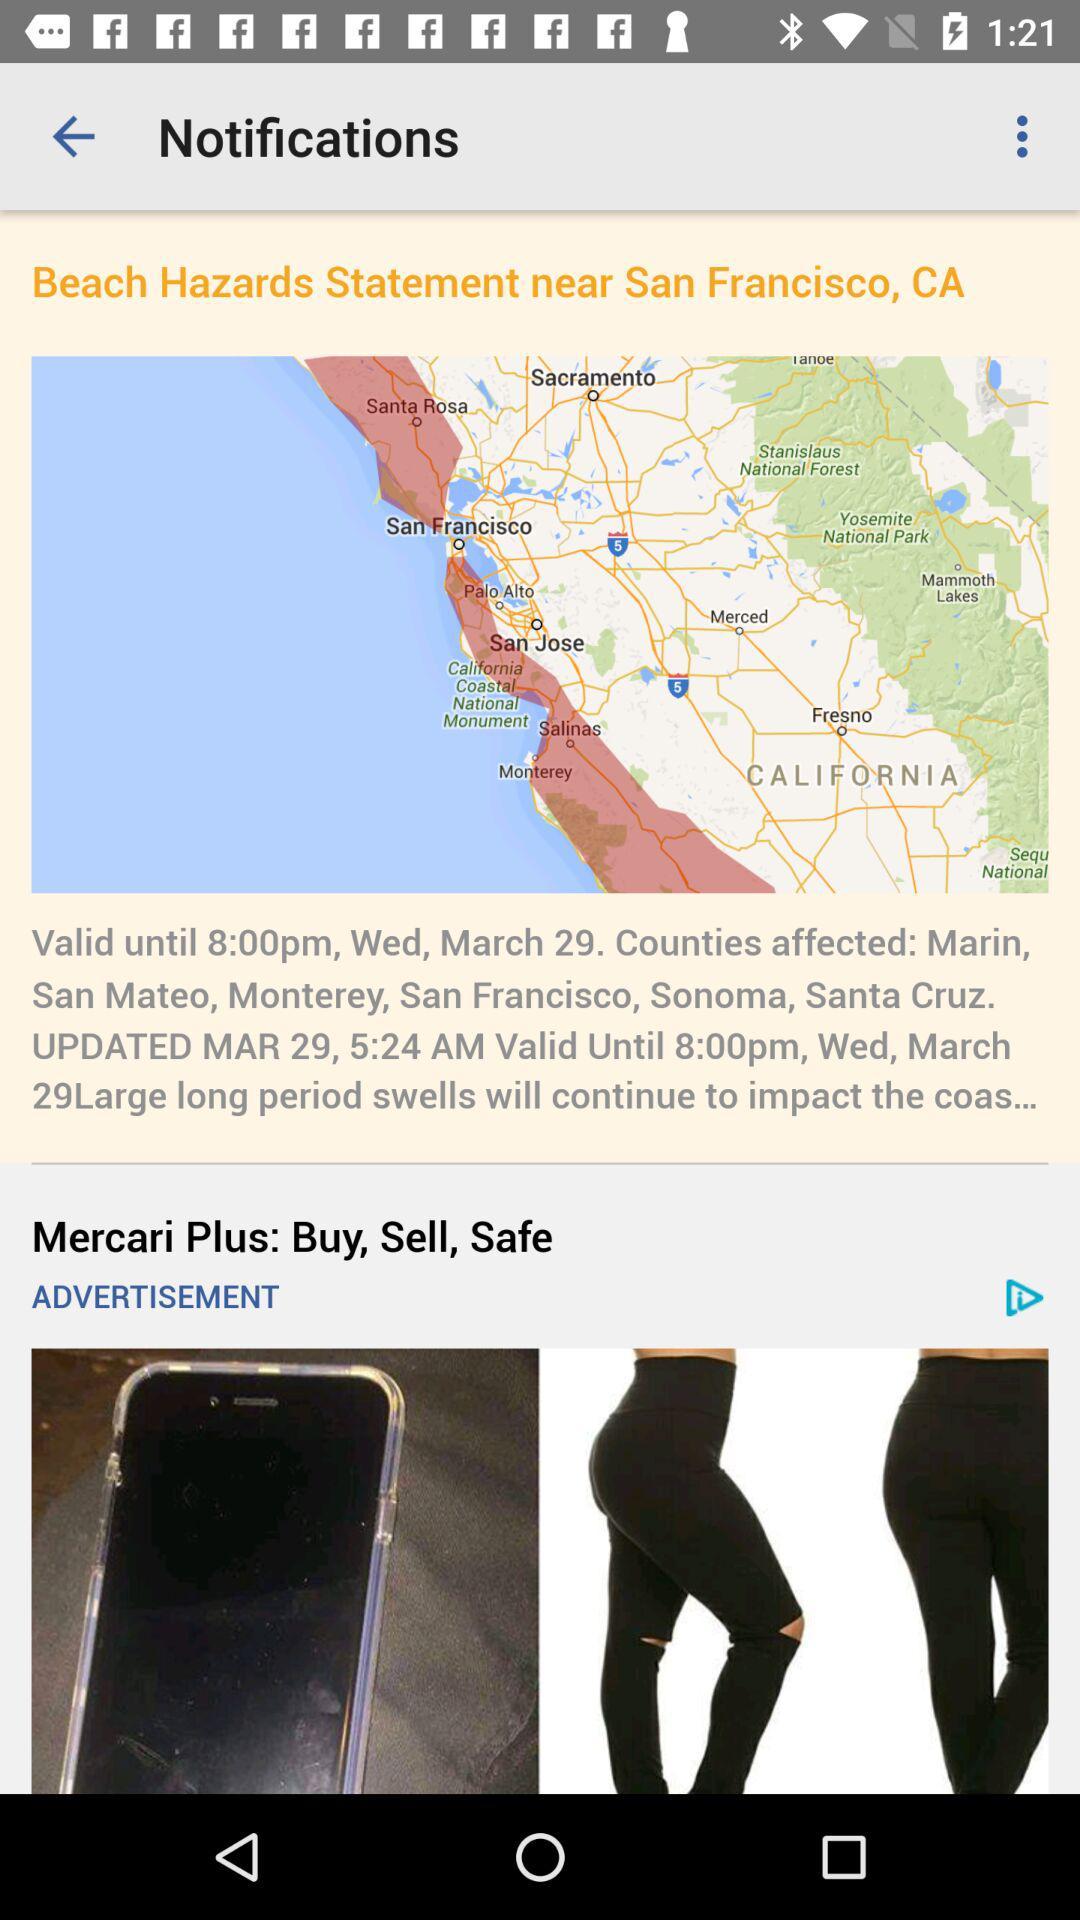 This screenshot has height=1920, width=1080. Describe the element at coordinates (1027, 135) in the screenshot. I see `icon to the right of the notifications icon` at that location.